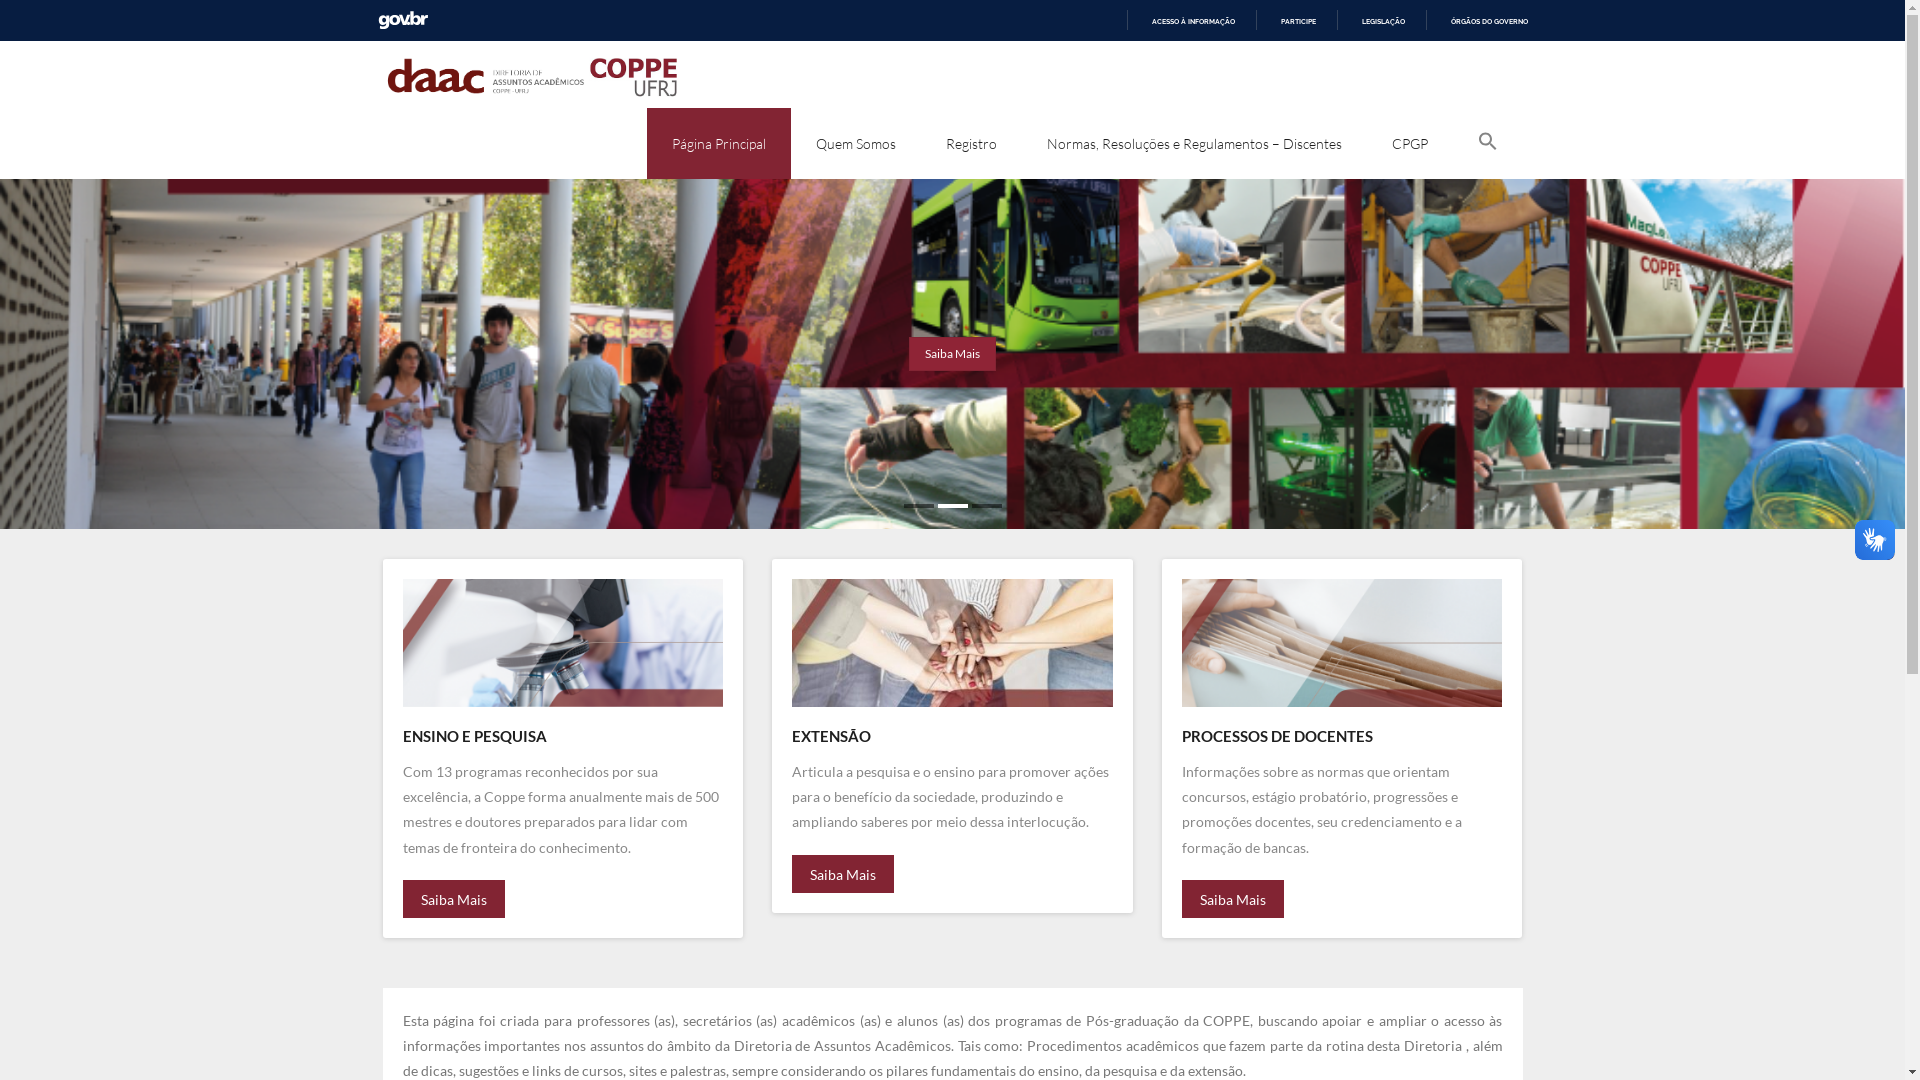 The image size is (1920, 1080). Describe the element at coordinates (1290, 21) in the screenshot. I see `'PARTICIPE'` at that location.